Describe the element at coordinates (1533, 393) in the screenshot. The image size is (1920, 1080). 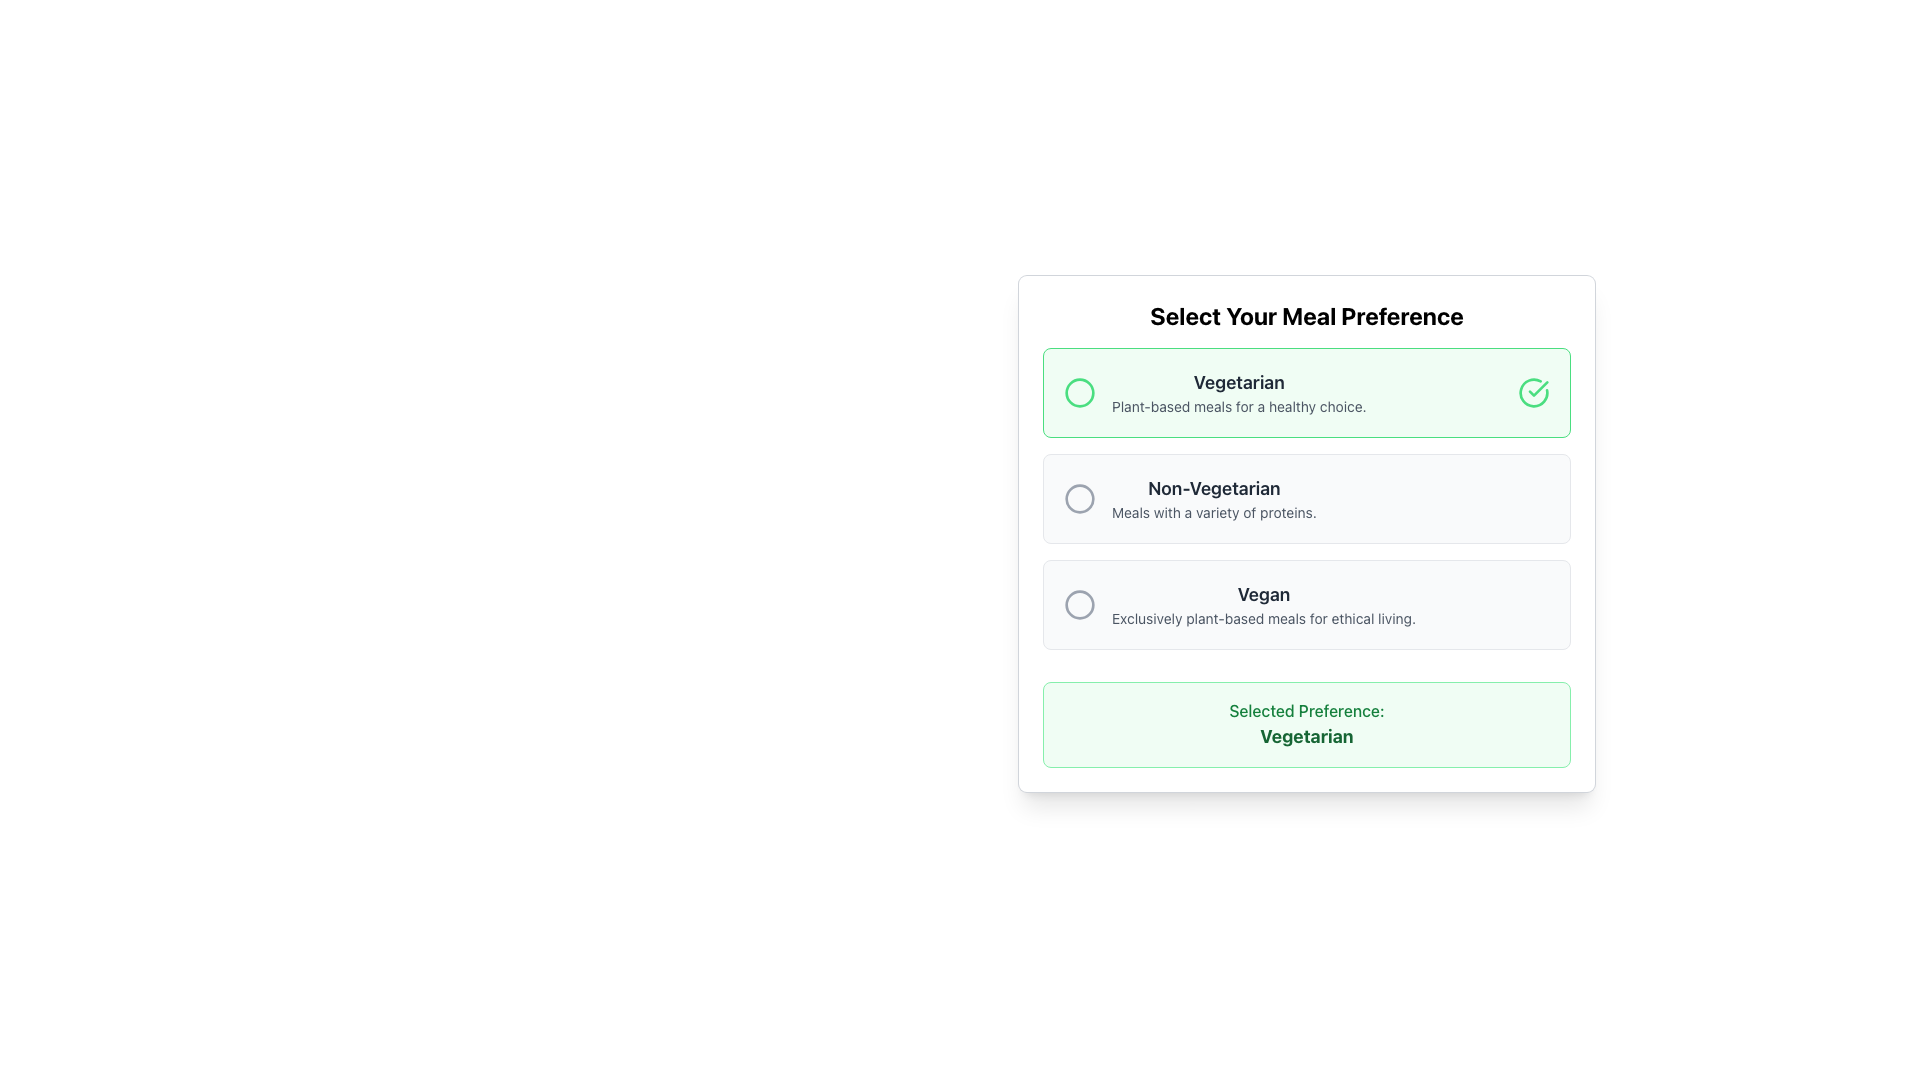
I see `the checkmark icon within the Vegetarian option card that indicates the selection of the Vegetarian option` at that location.